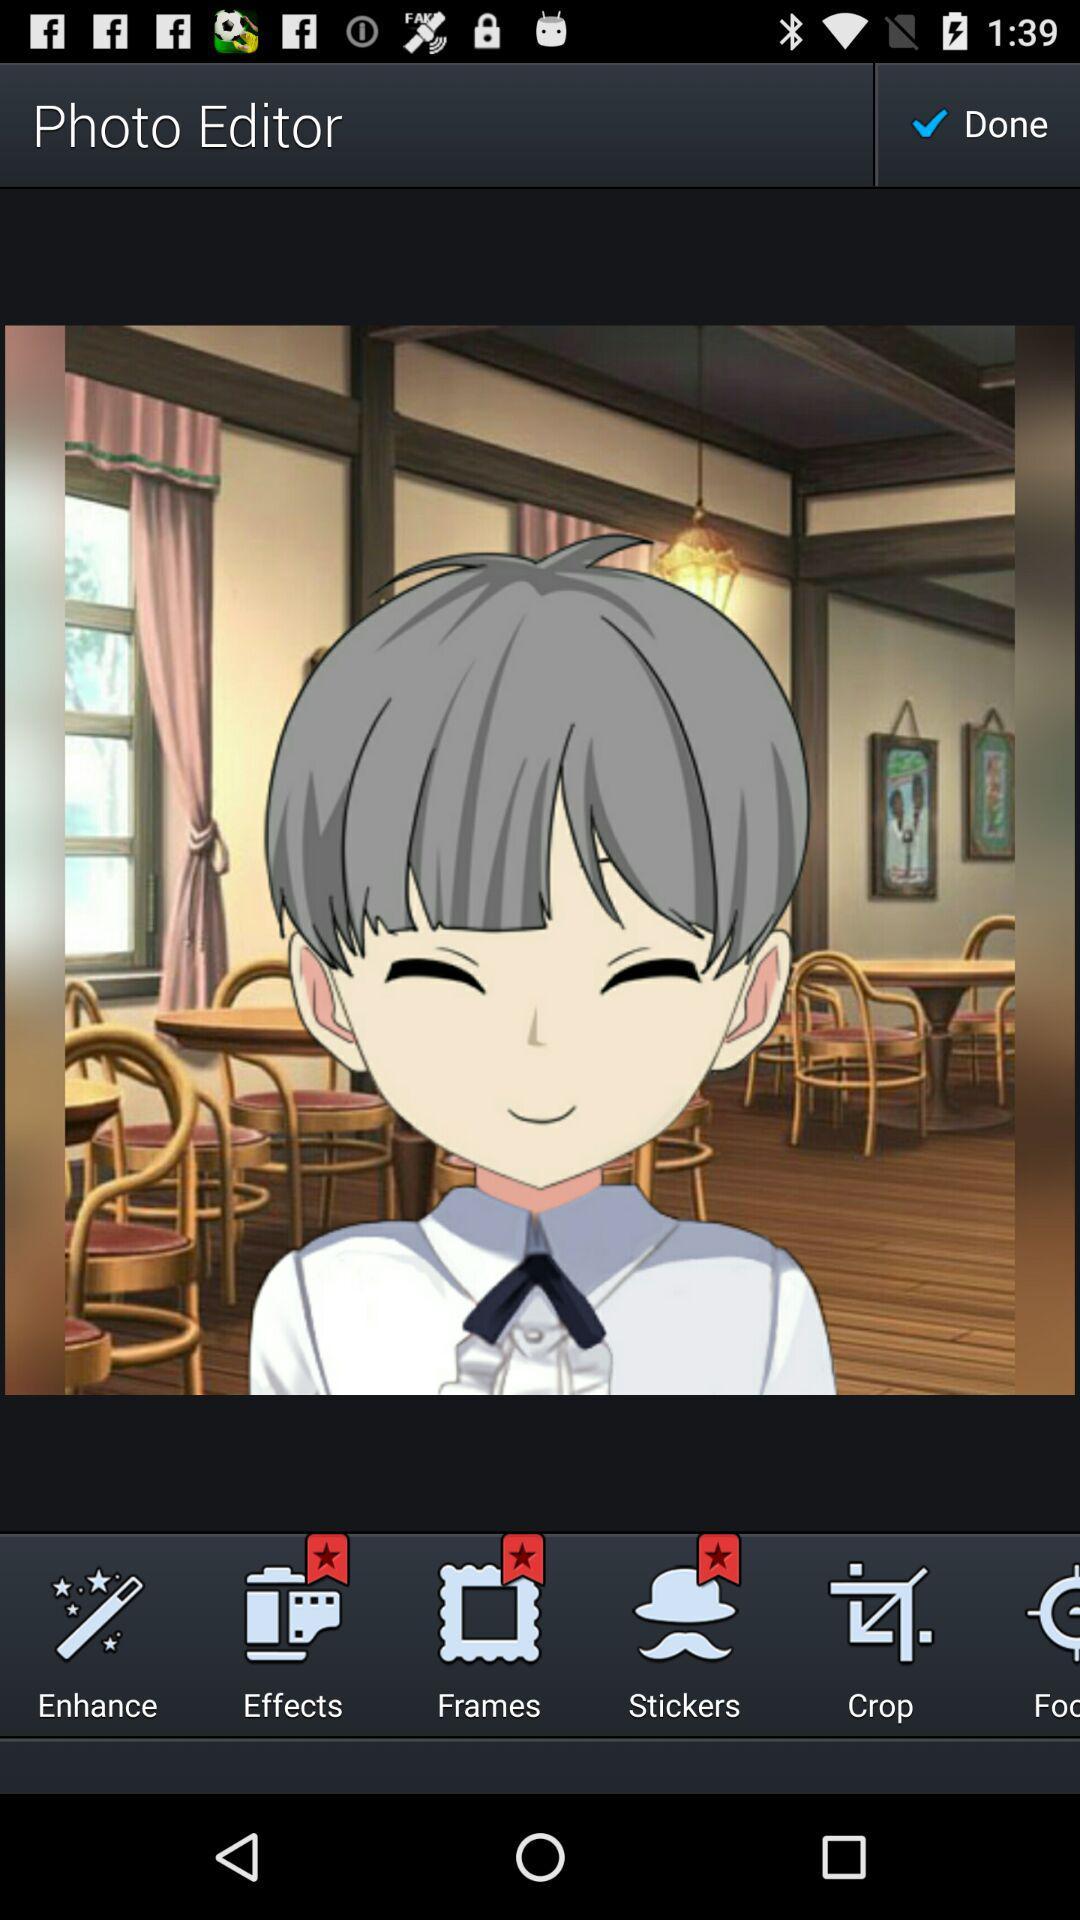  I want to click on the symbol above frames, so click(489, 1607).